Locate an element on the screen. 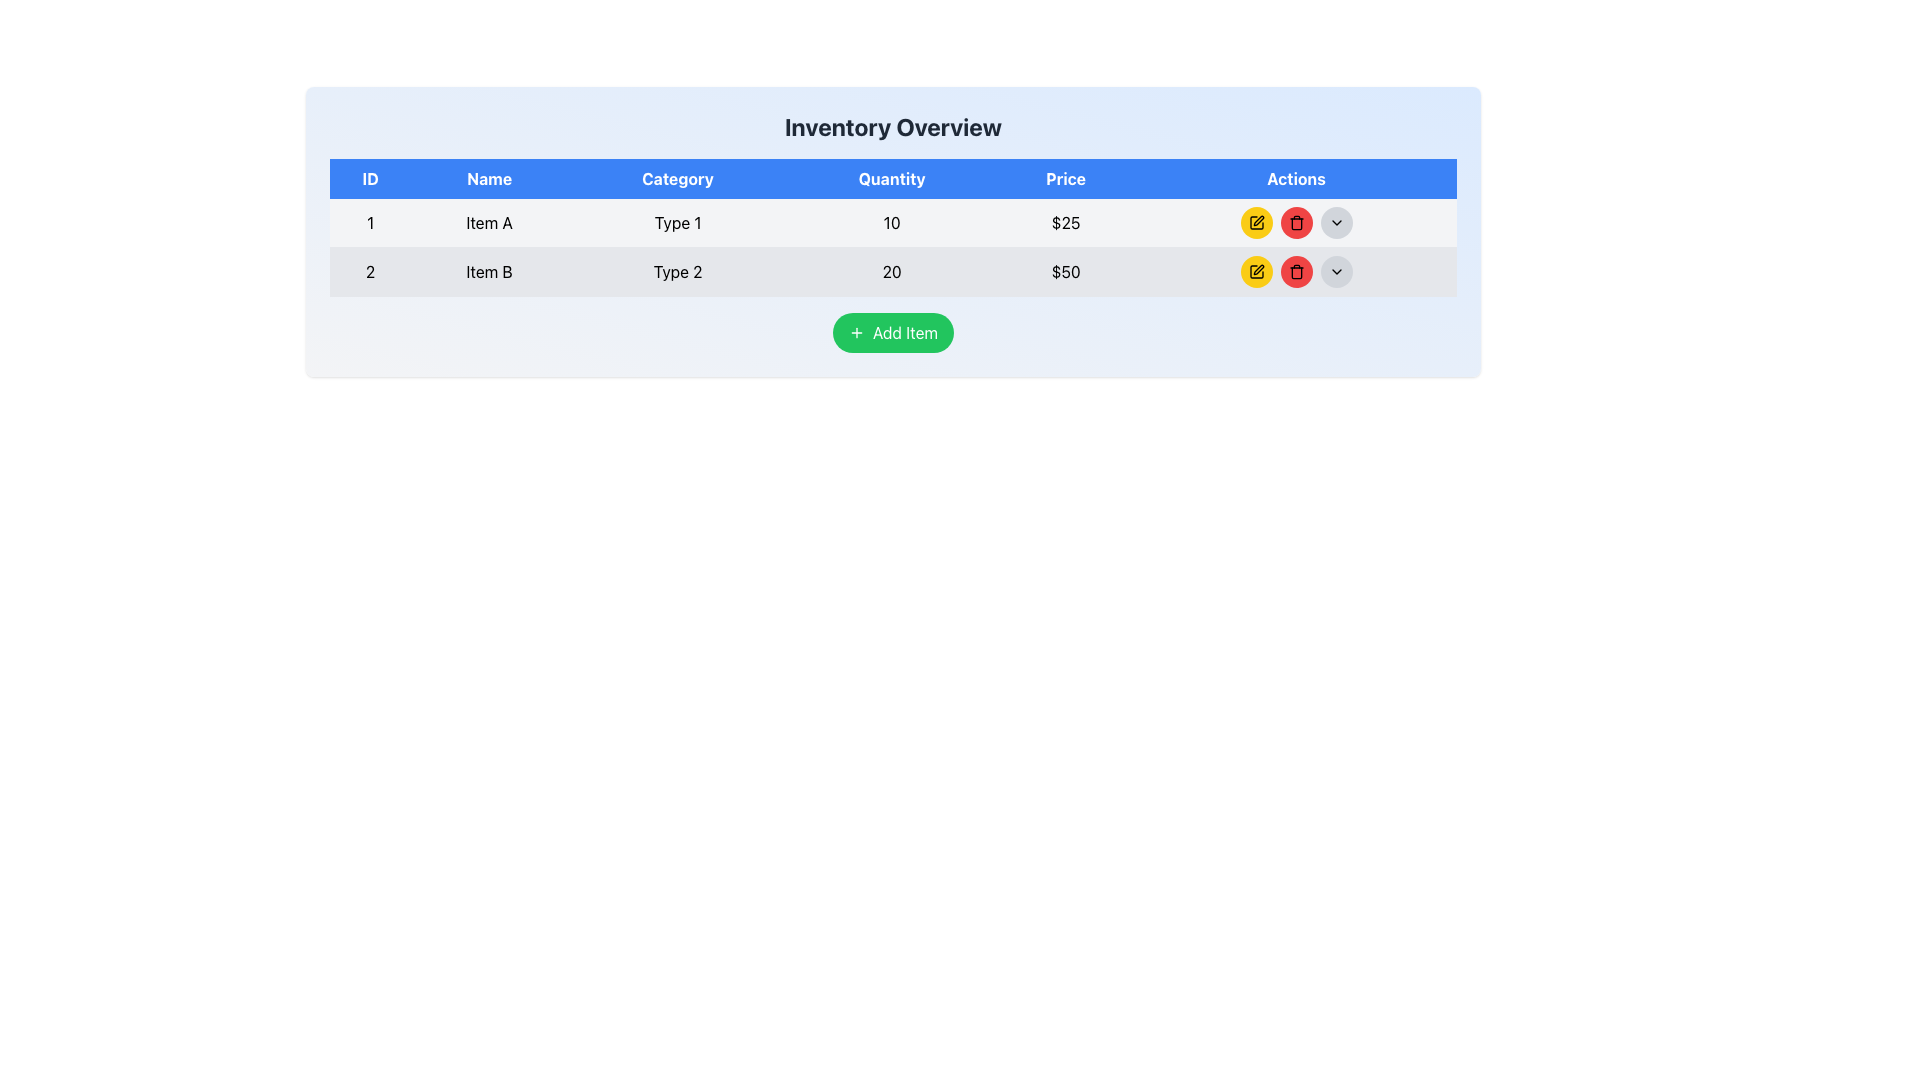  the downward-pointing chevron icon located in the Actions column of the second row in the table, which is contained within a circular button with a light gray background is located at coordinates (1336, 272).